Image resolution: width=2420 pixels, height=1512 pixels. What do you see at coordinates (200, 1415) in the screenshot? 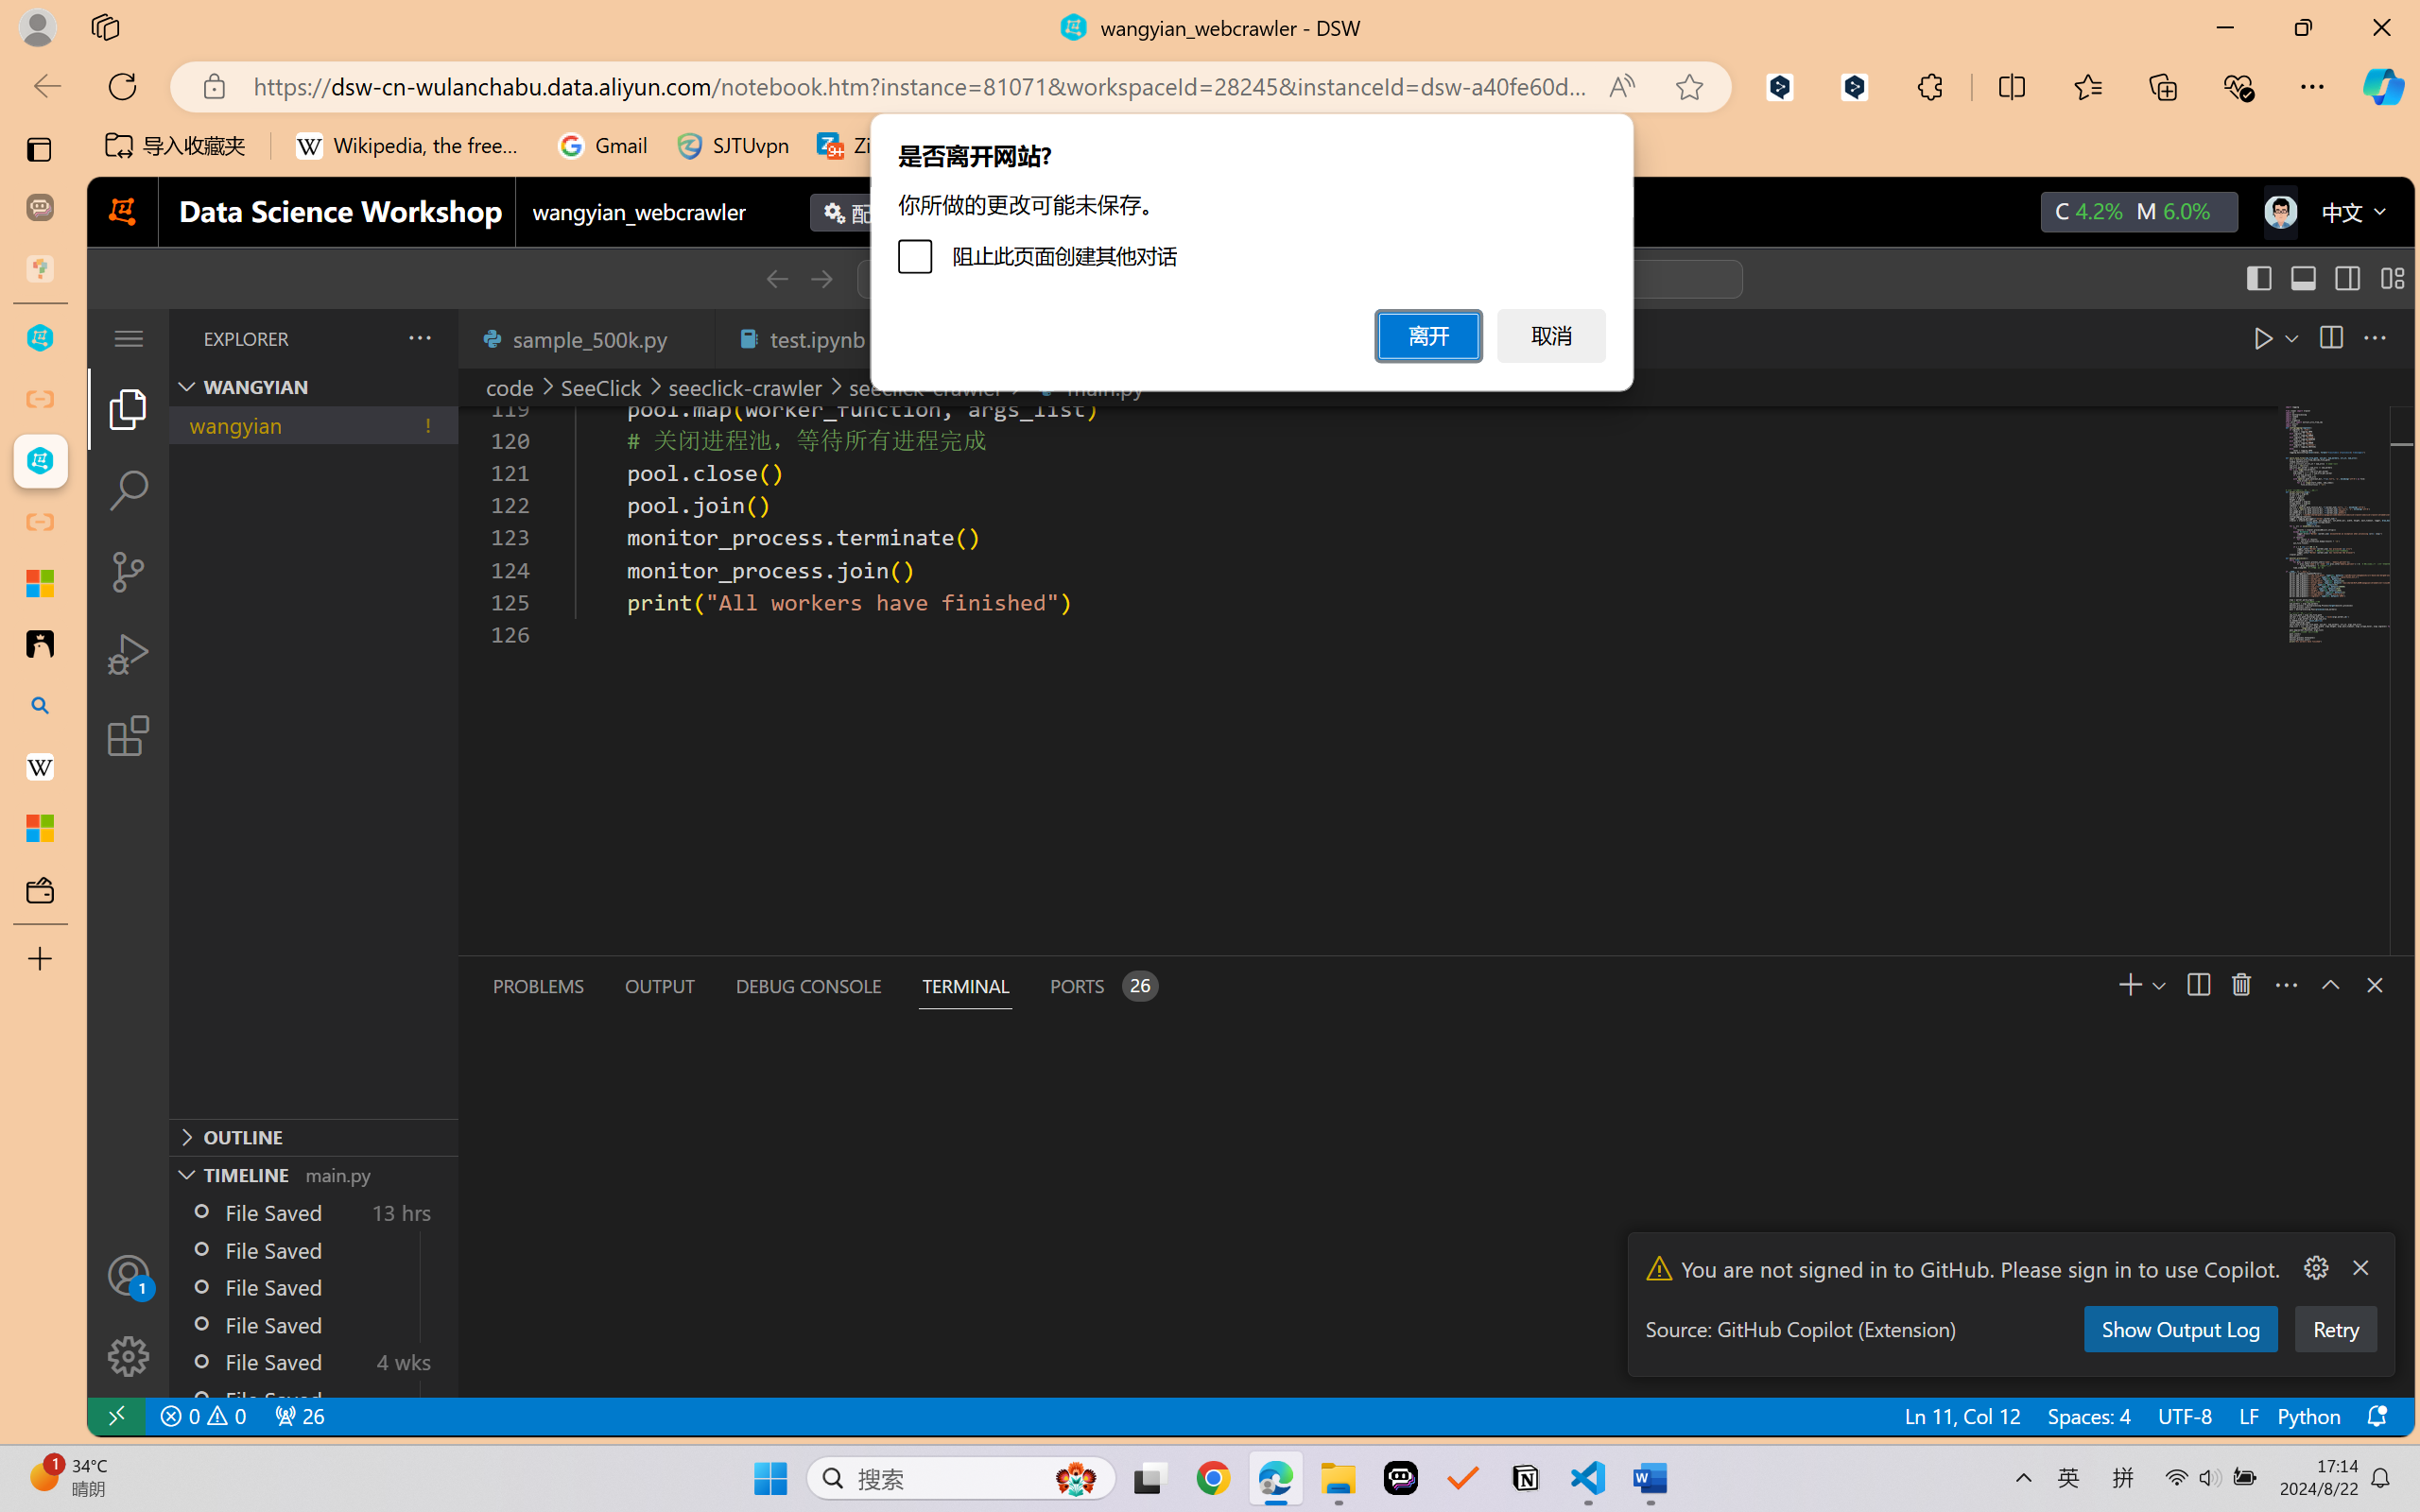
I see `'No Problems'` at bounding box center [200, 1415].